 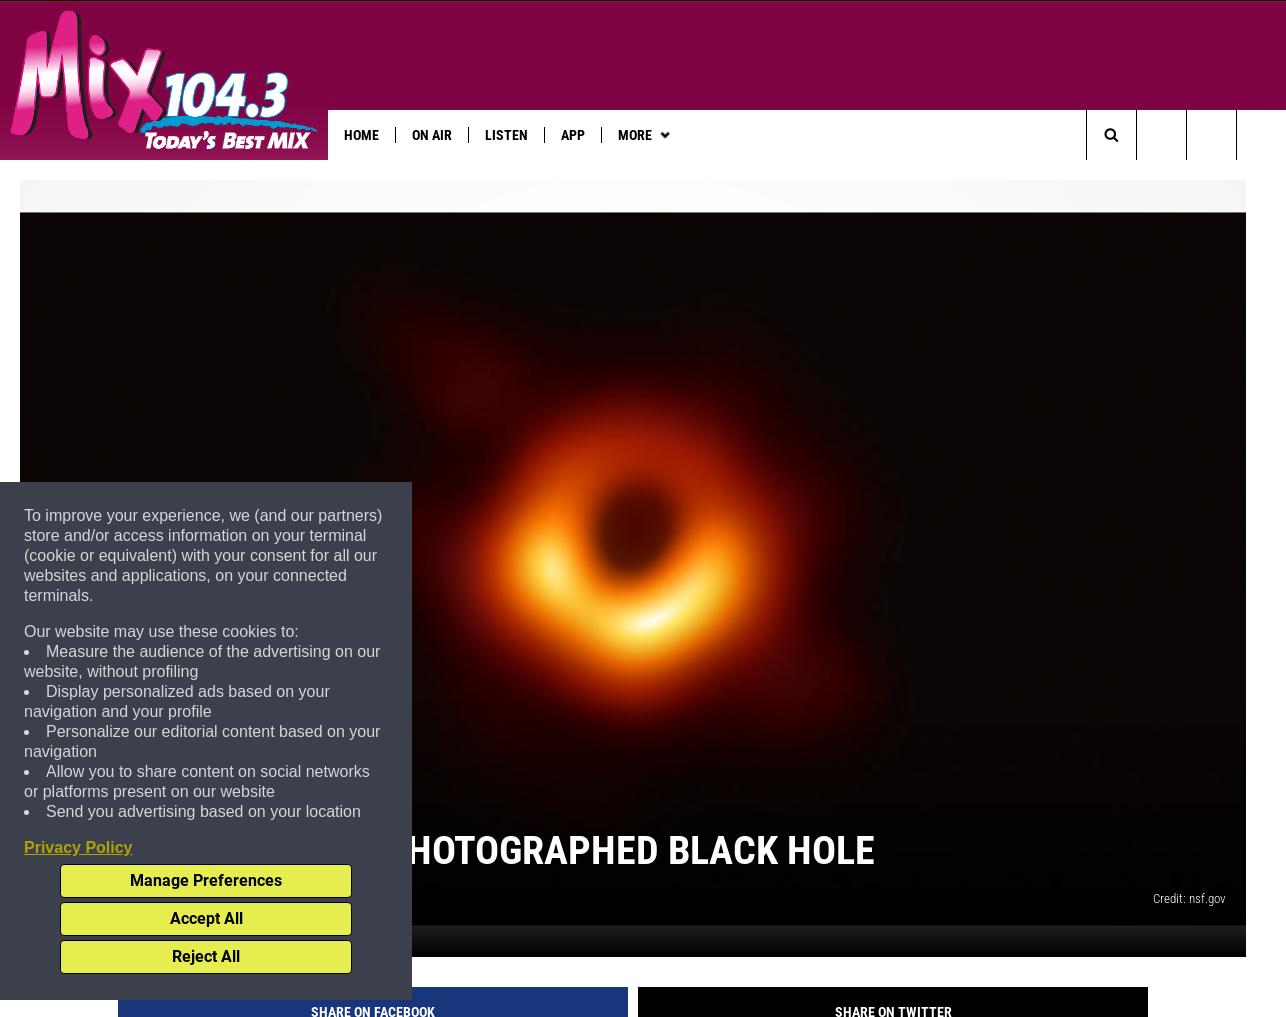 What do you see at coordinates (632, 133) in the screenshot?
I see `'More'` at bounding box center [632, 133].